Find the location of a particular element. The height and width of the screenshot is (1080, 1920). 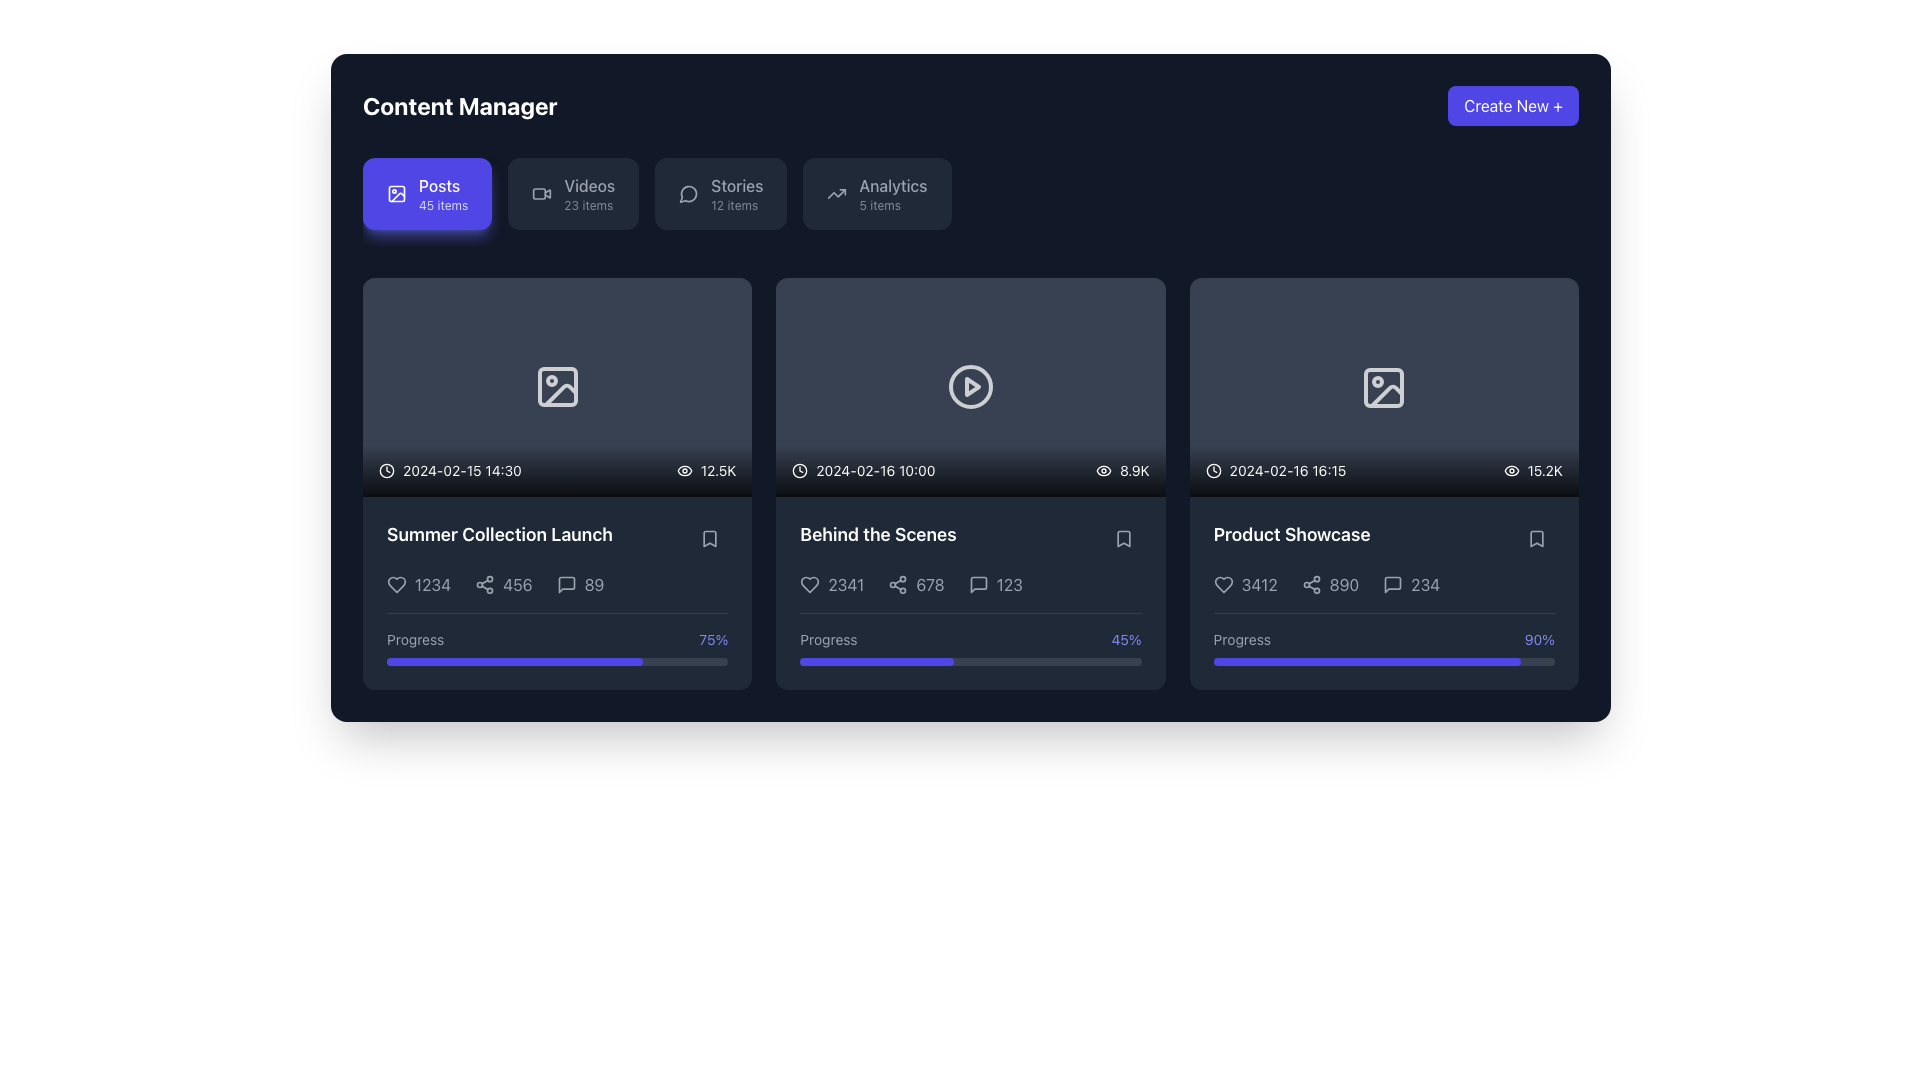

text content of the progress percentage label located in the 'Progress' section of the first card, positioned to the right of 'Progress' and above the progress bar is located at coordinates (713, 640).